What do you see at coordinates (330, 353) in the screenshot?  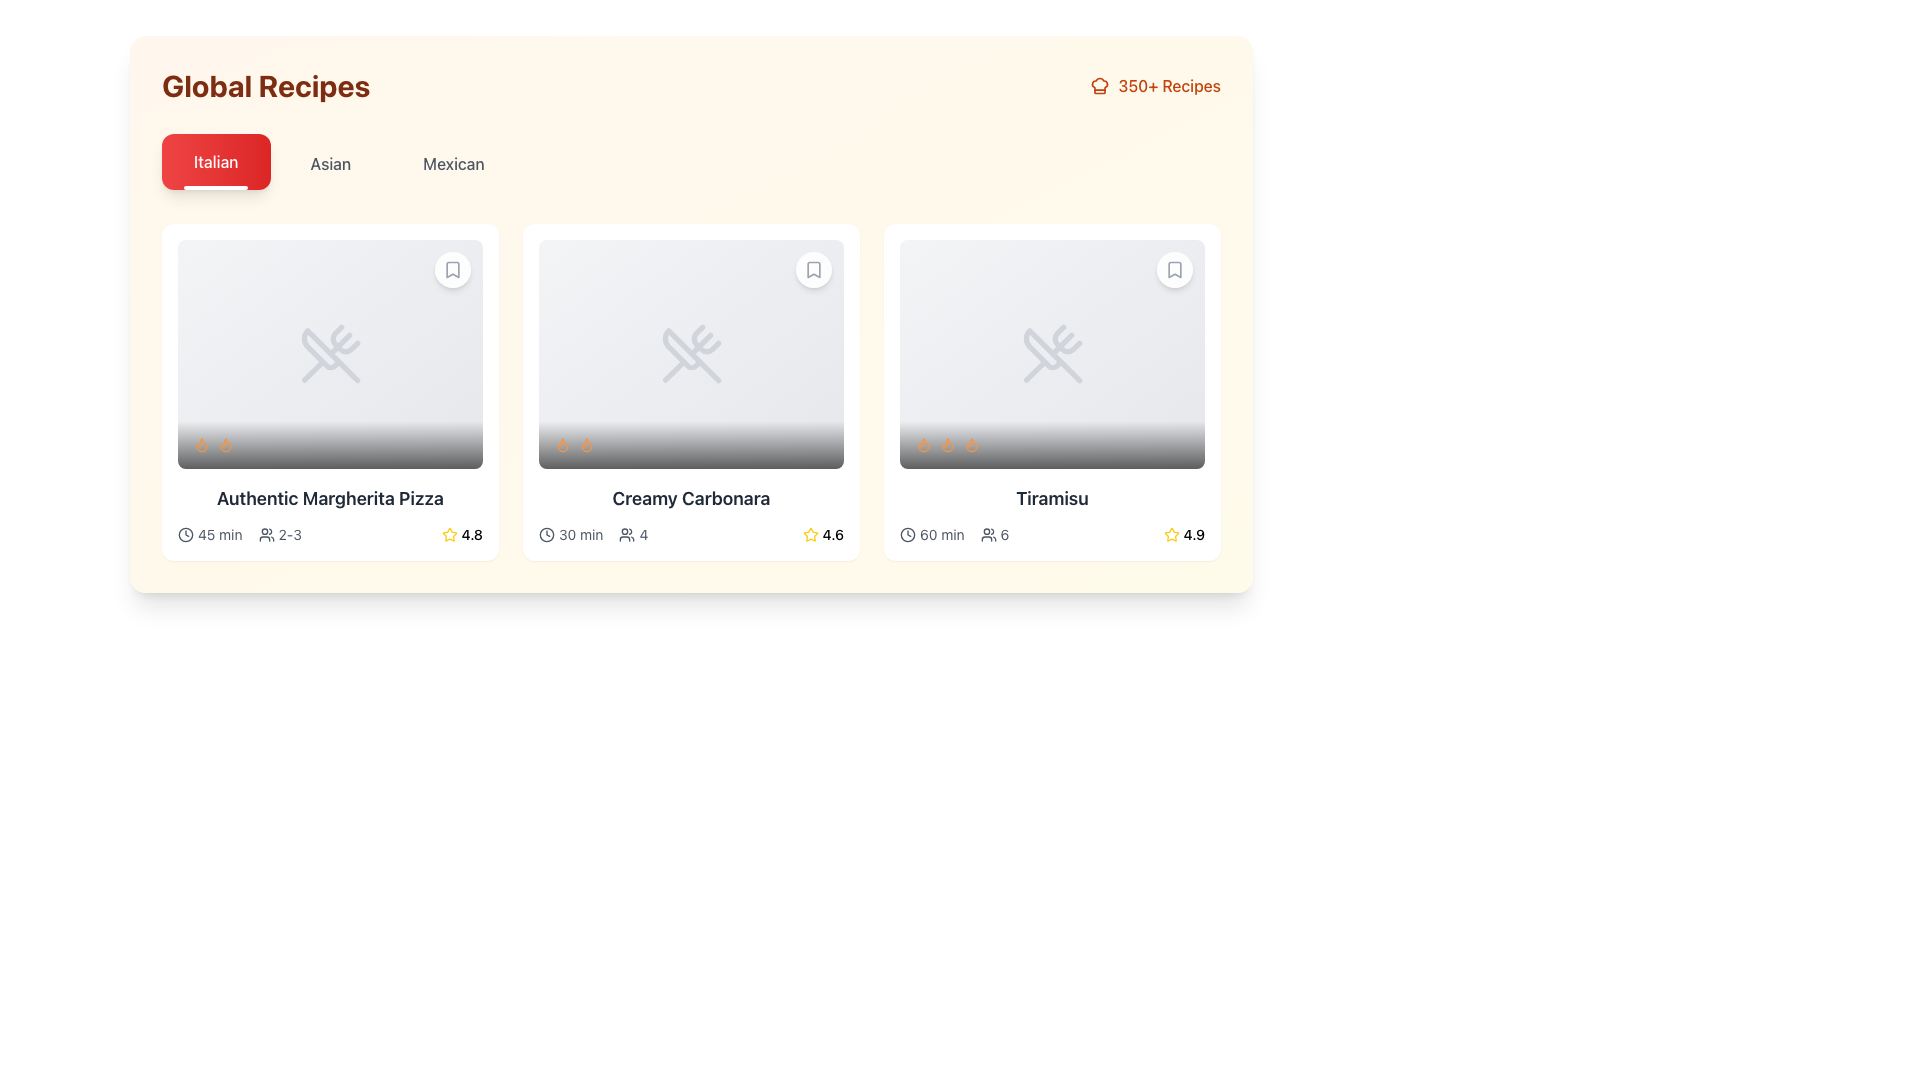 I see `the Decorative icon, which is a crossed utensils icon consisting of a fork and knife, located at the center of the card for 'Authentic Margherita Pizza' in the 'Italian' section of the 'Global Recipes' interface` at bounding box center [330, 353].